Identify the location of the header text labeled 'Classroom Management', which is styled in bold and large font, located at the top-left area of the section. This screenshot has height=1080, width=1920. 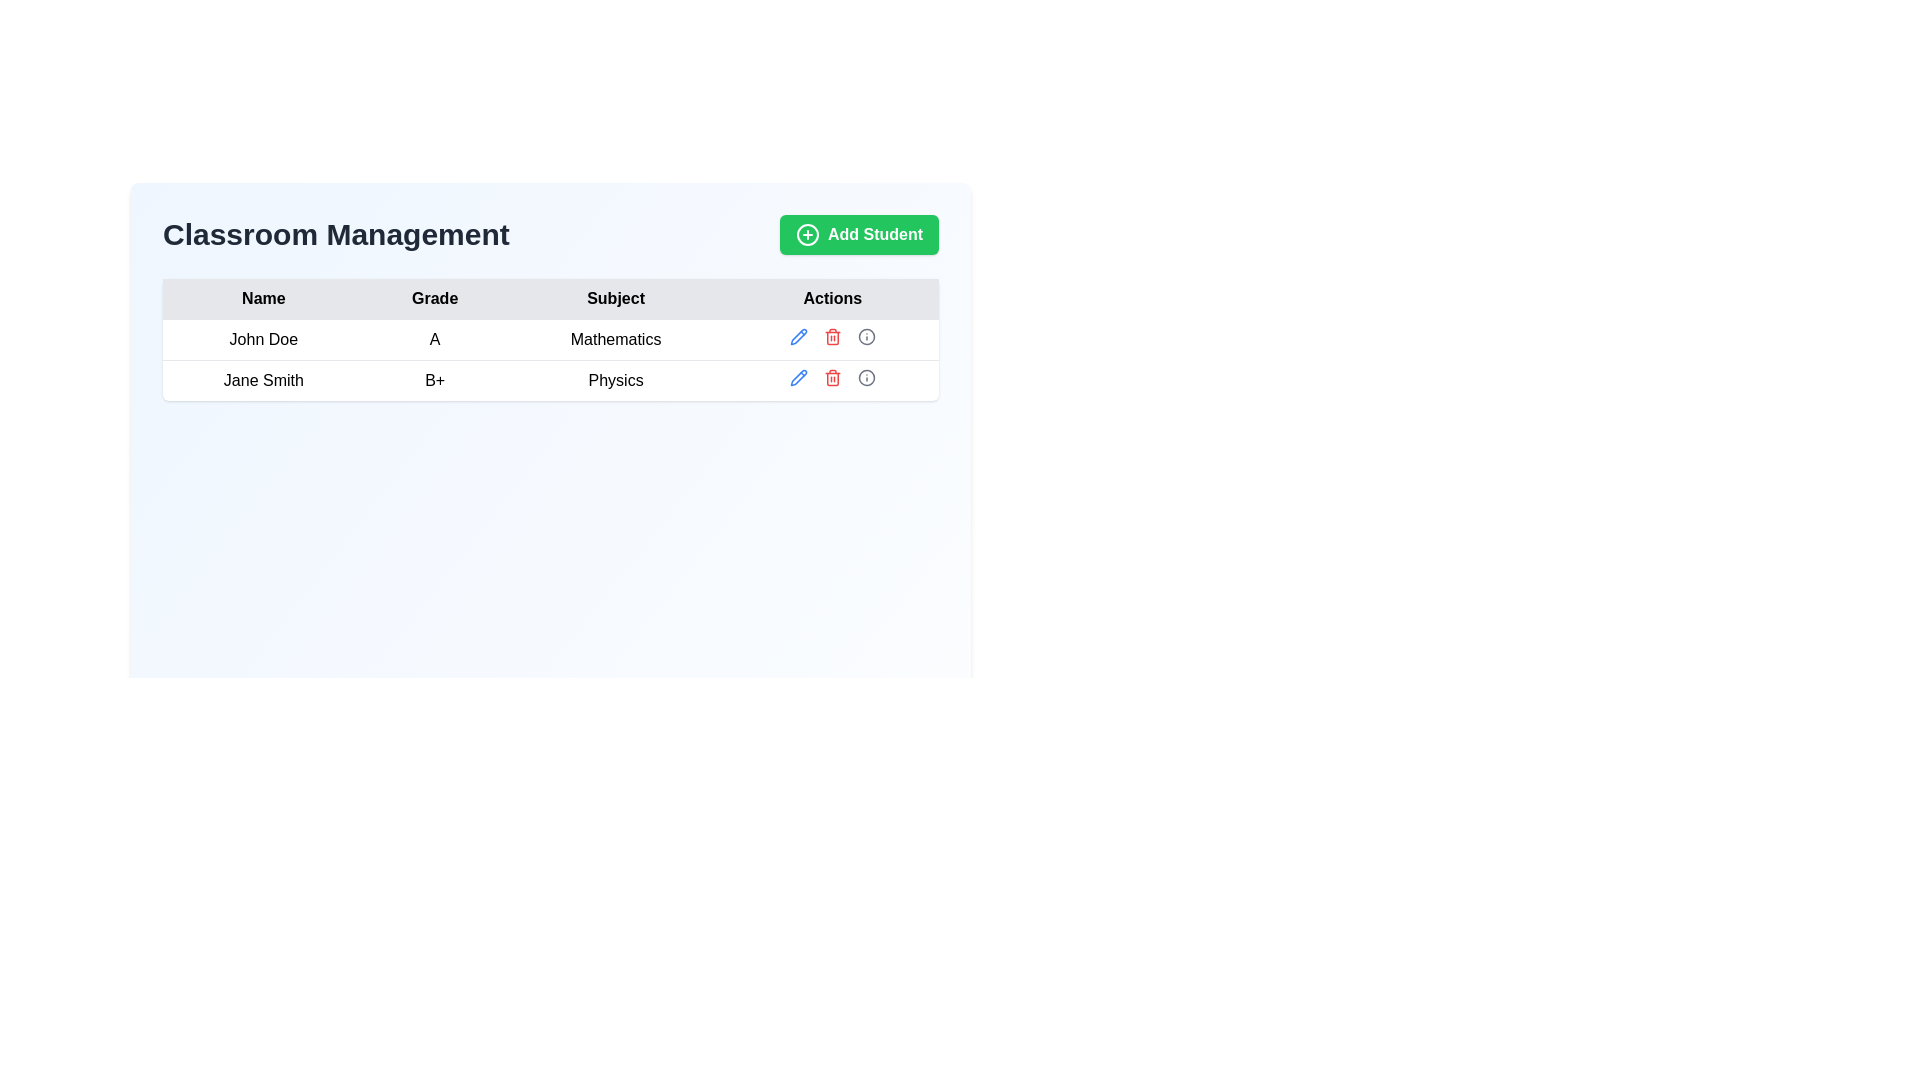
(336, 234).